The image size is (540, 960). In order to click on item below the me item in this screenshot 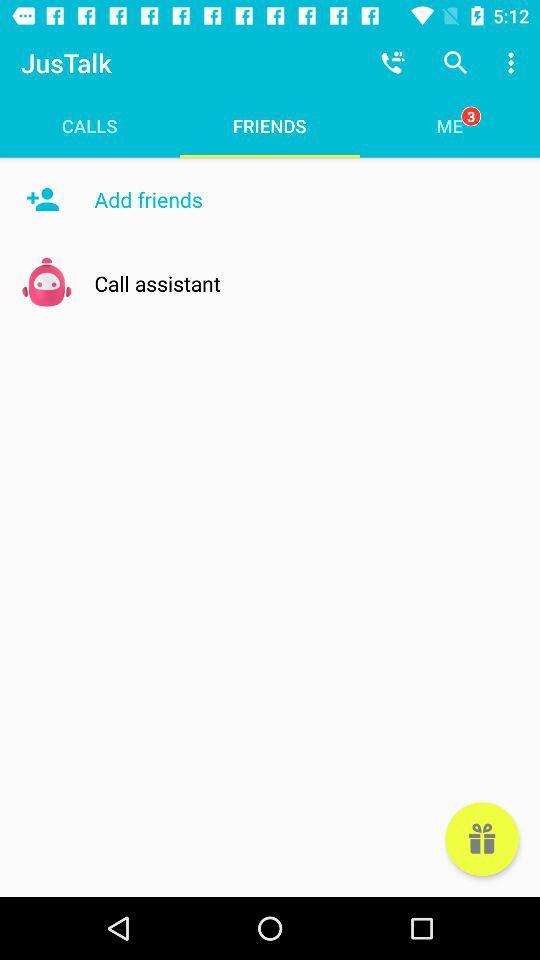, I will do `click(481, 839)`.